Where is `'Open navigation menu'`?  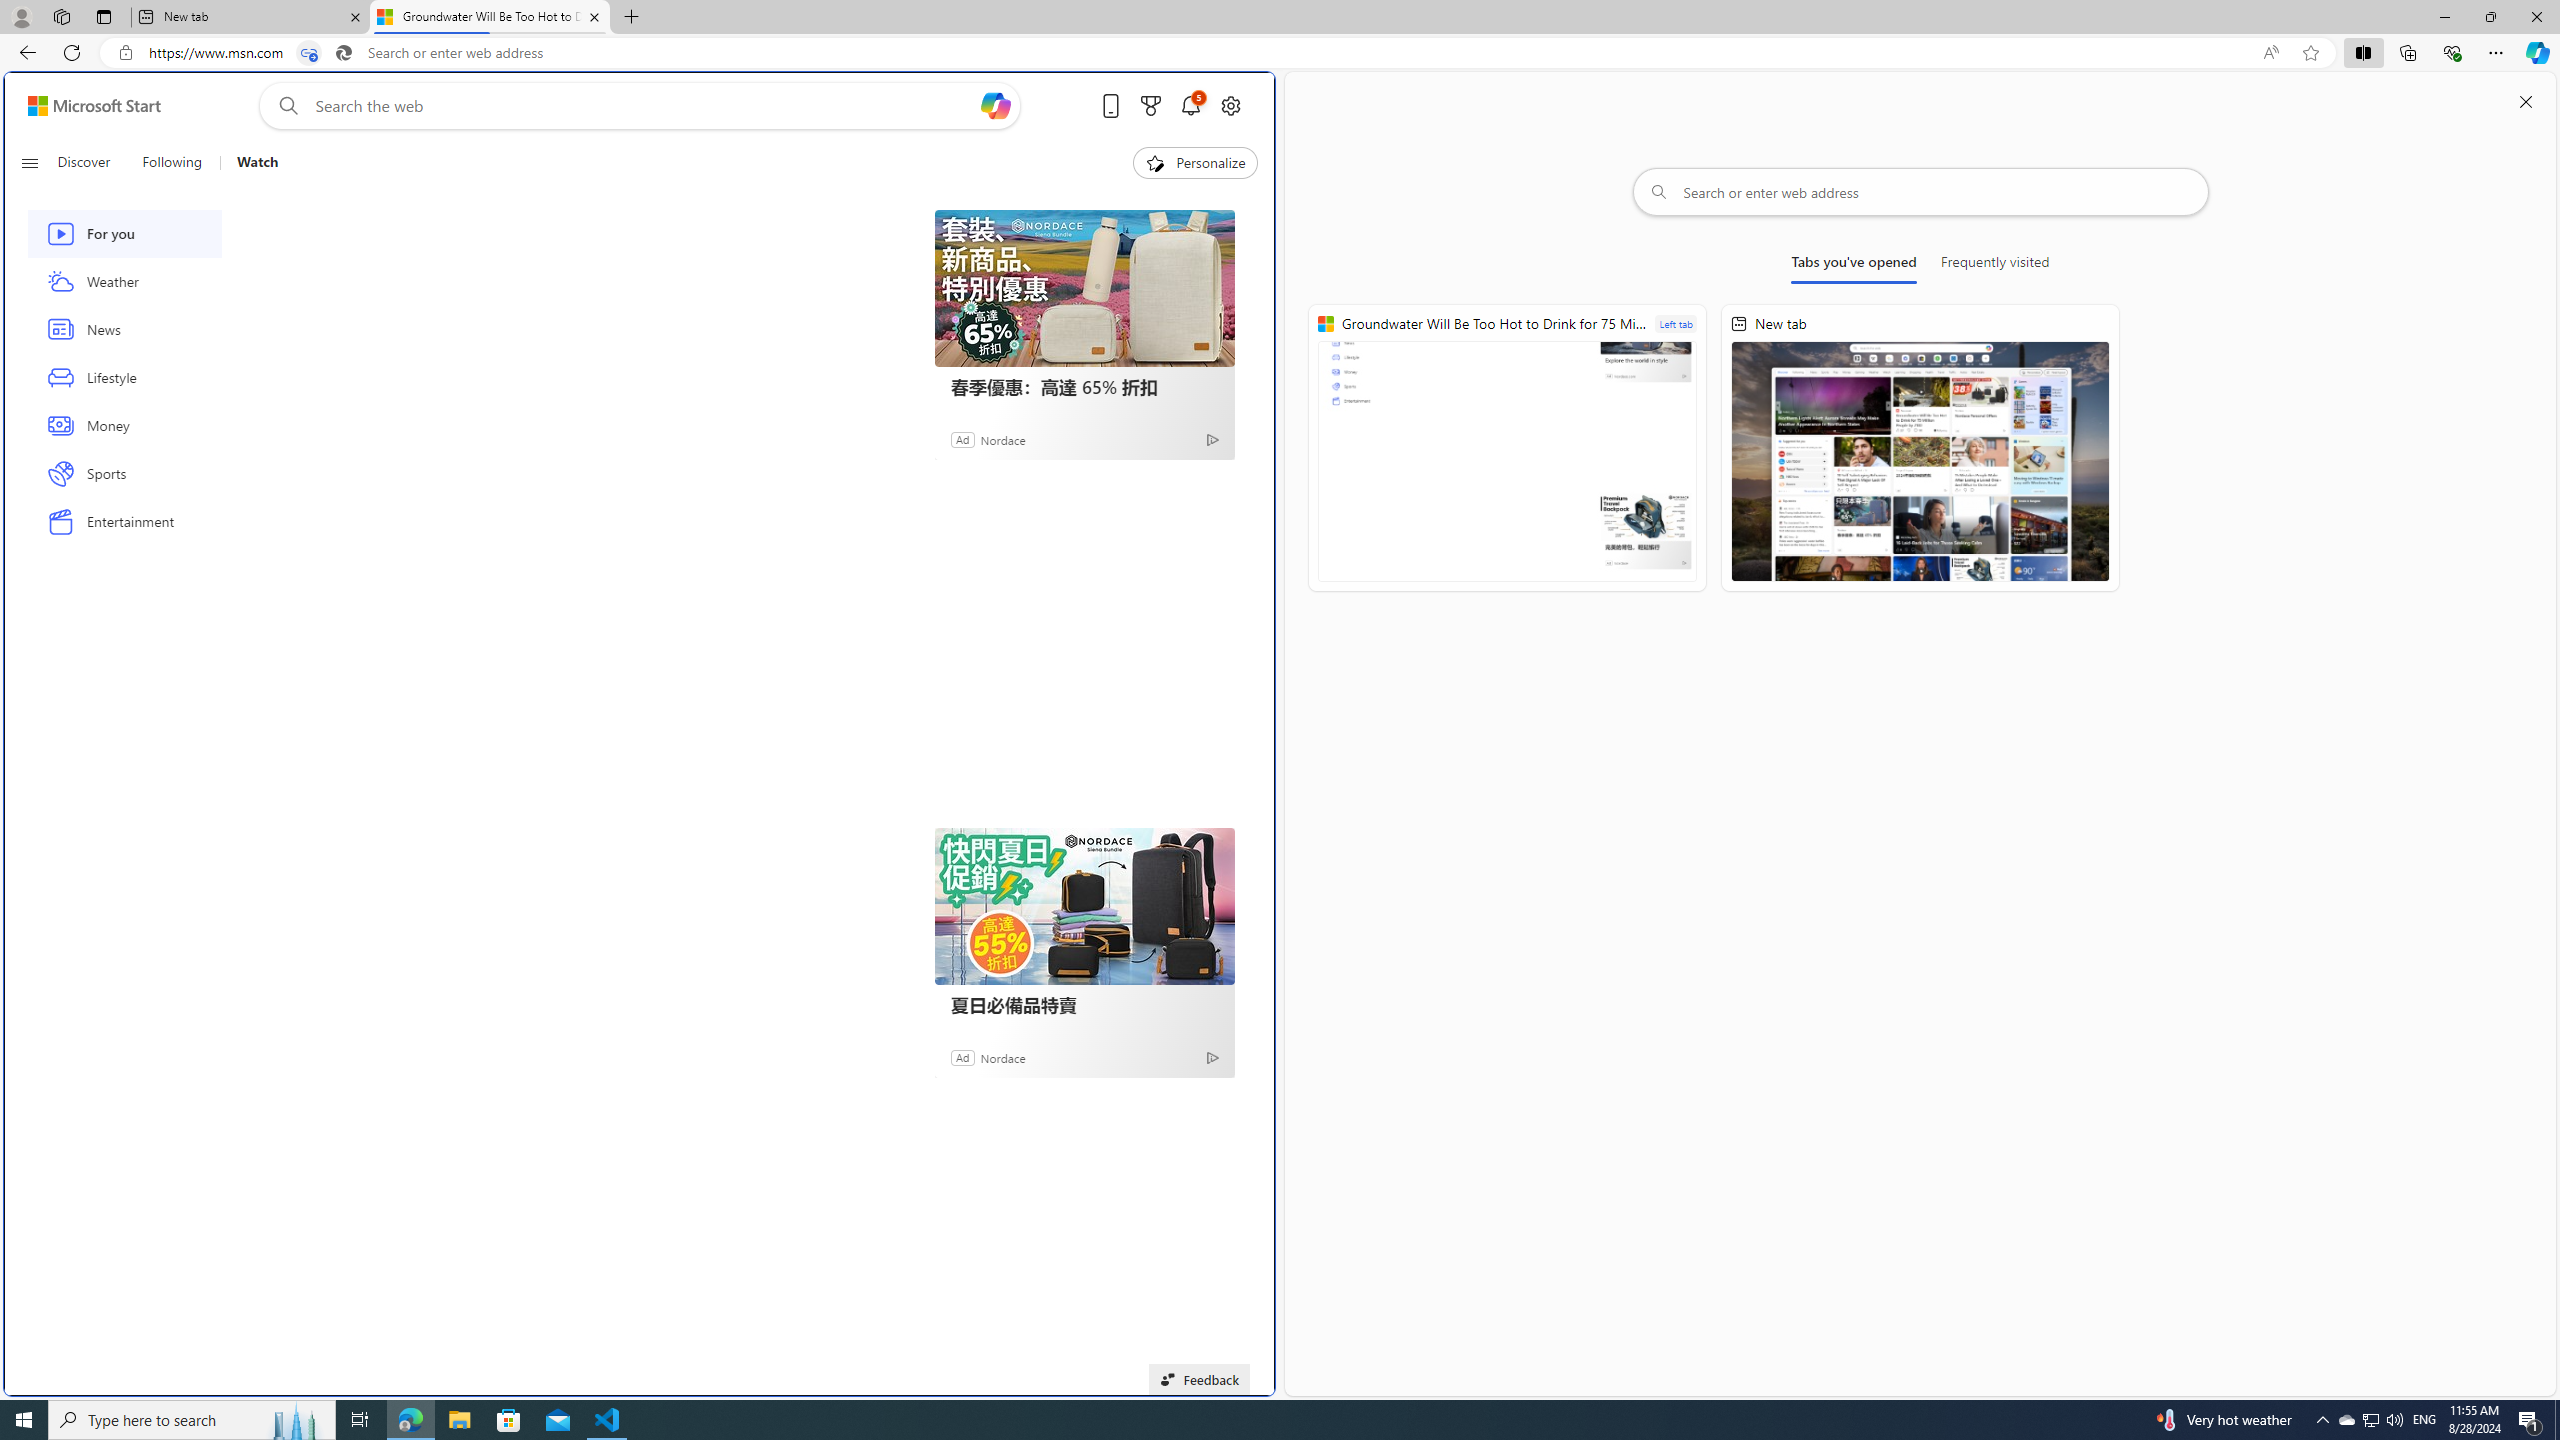 'Open navigation menu' is located at coordinates (28, 161).